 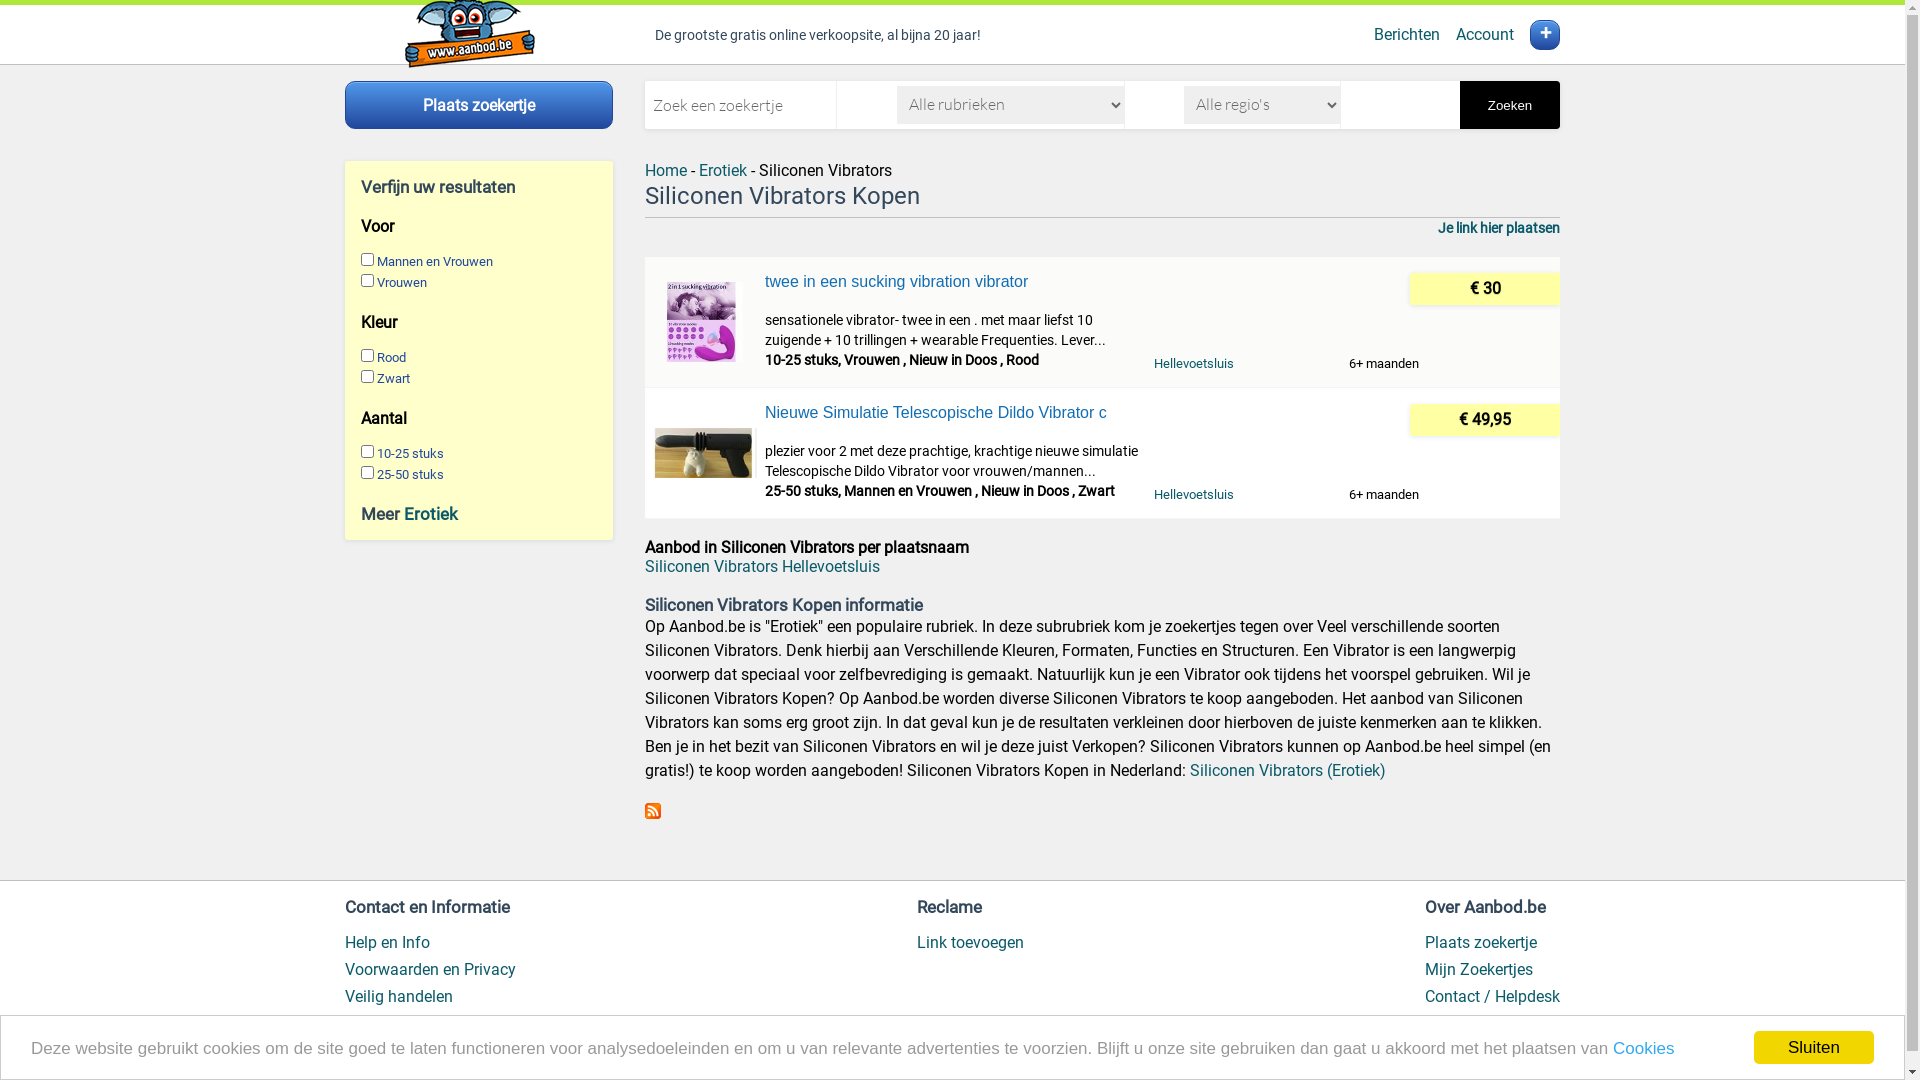 What do you see at coordinates (1484, 34) in the screenshot?
I see `'Account'` at bounding box center [1484, 34].